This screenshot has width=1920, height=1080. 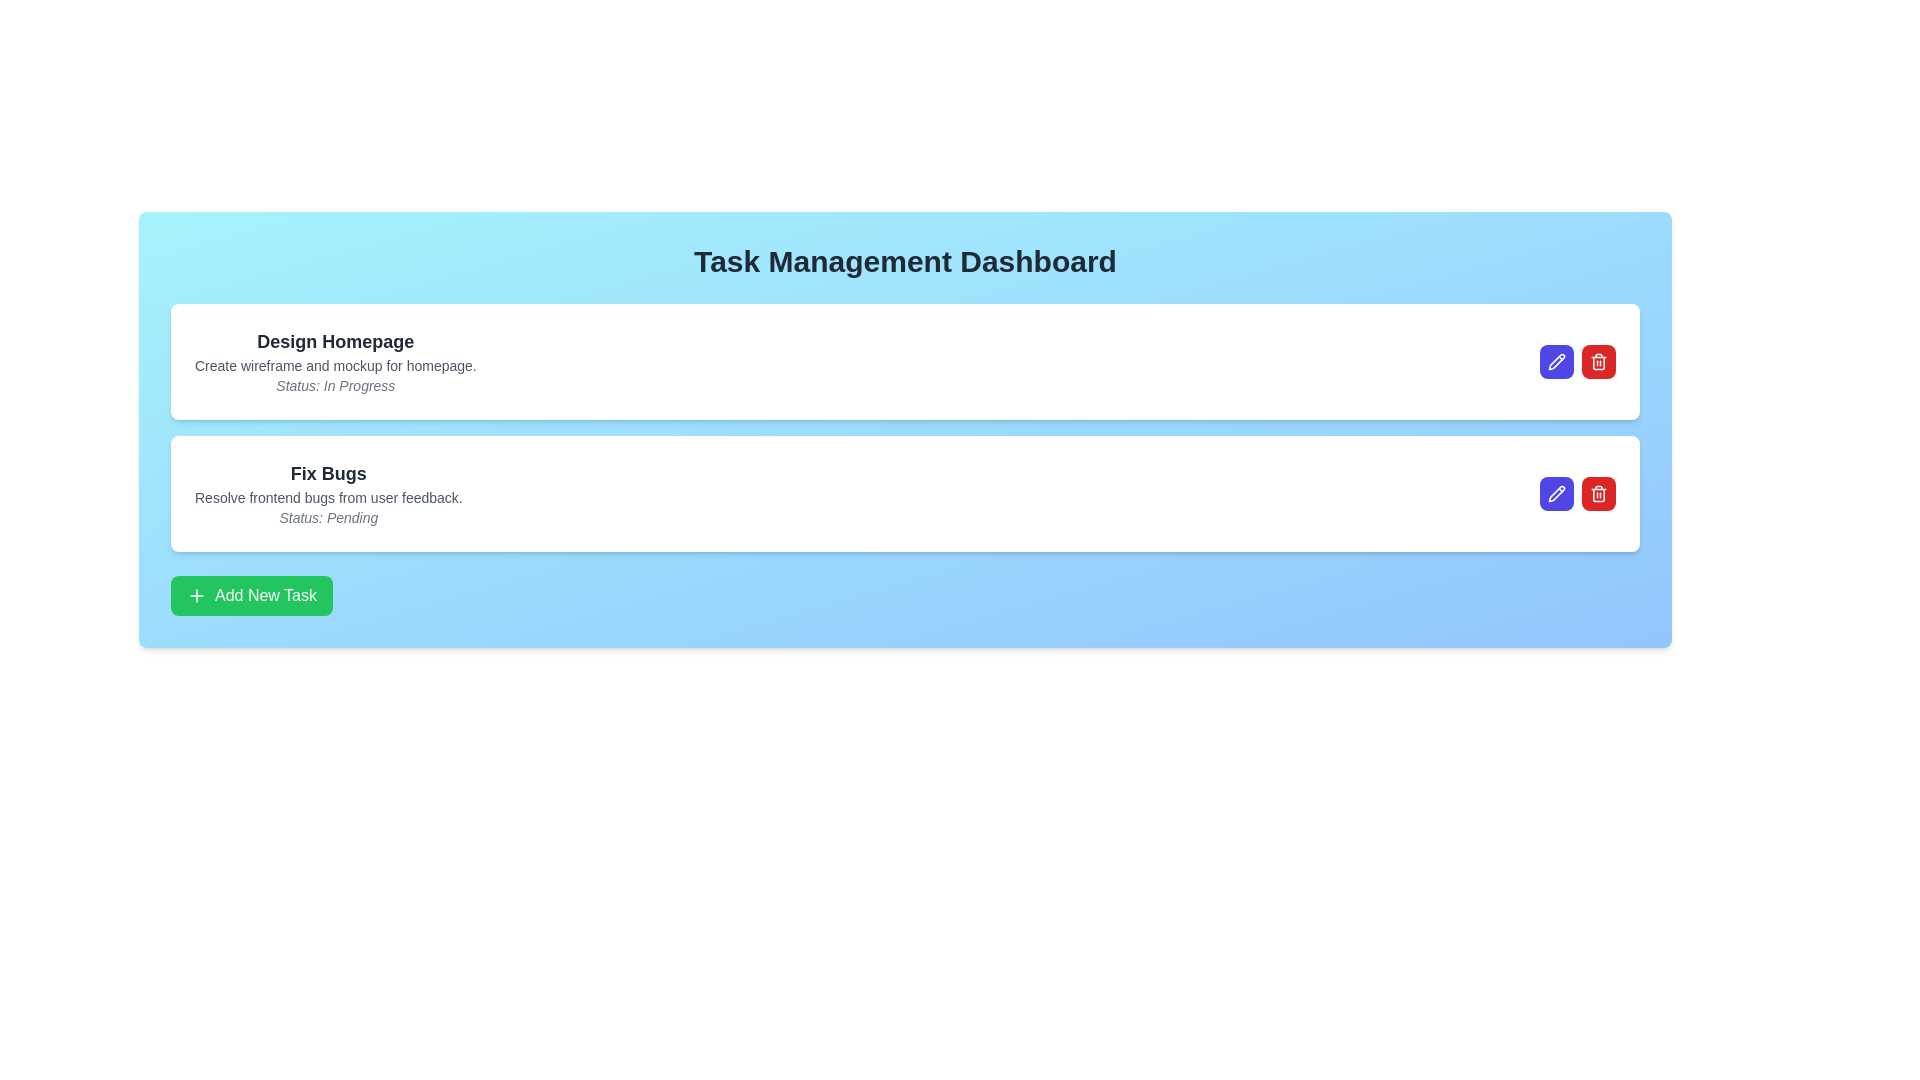 I want to click on the red trash bin icon button located within a red circular button background with a white border, situated to the right of the second task item in a vertical task list, so click(x=1597, y=362).